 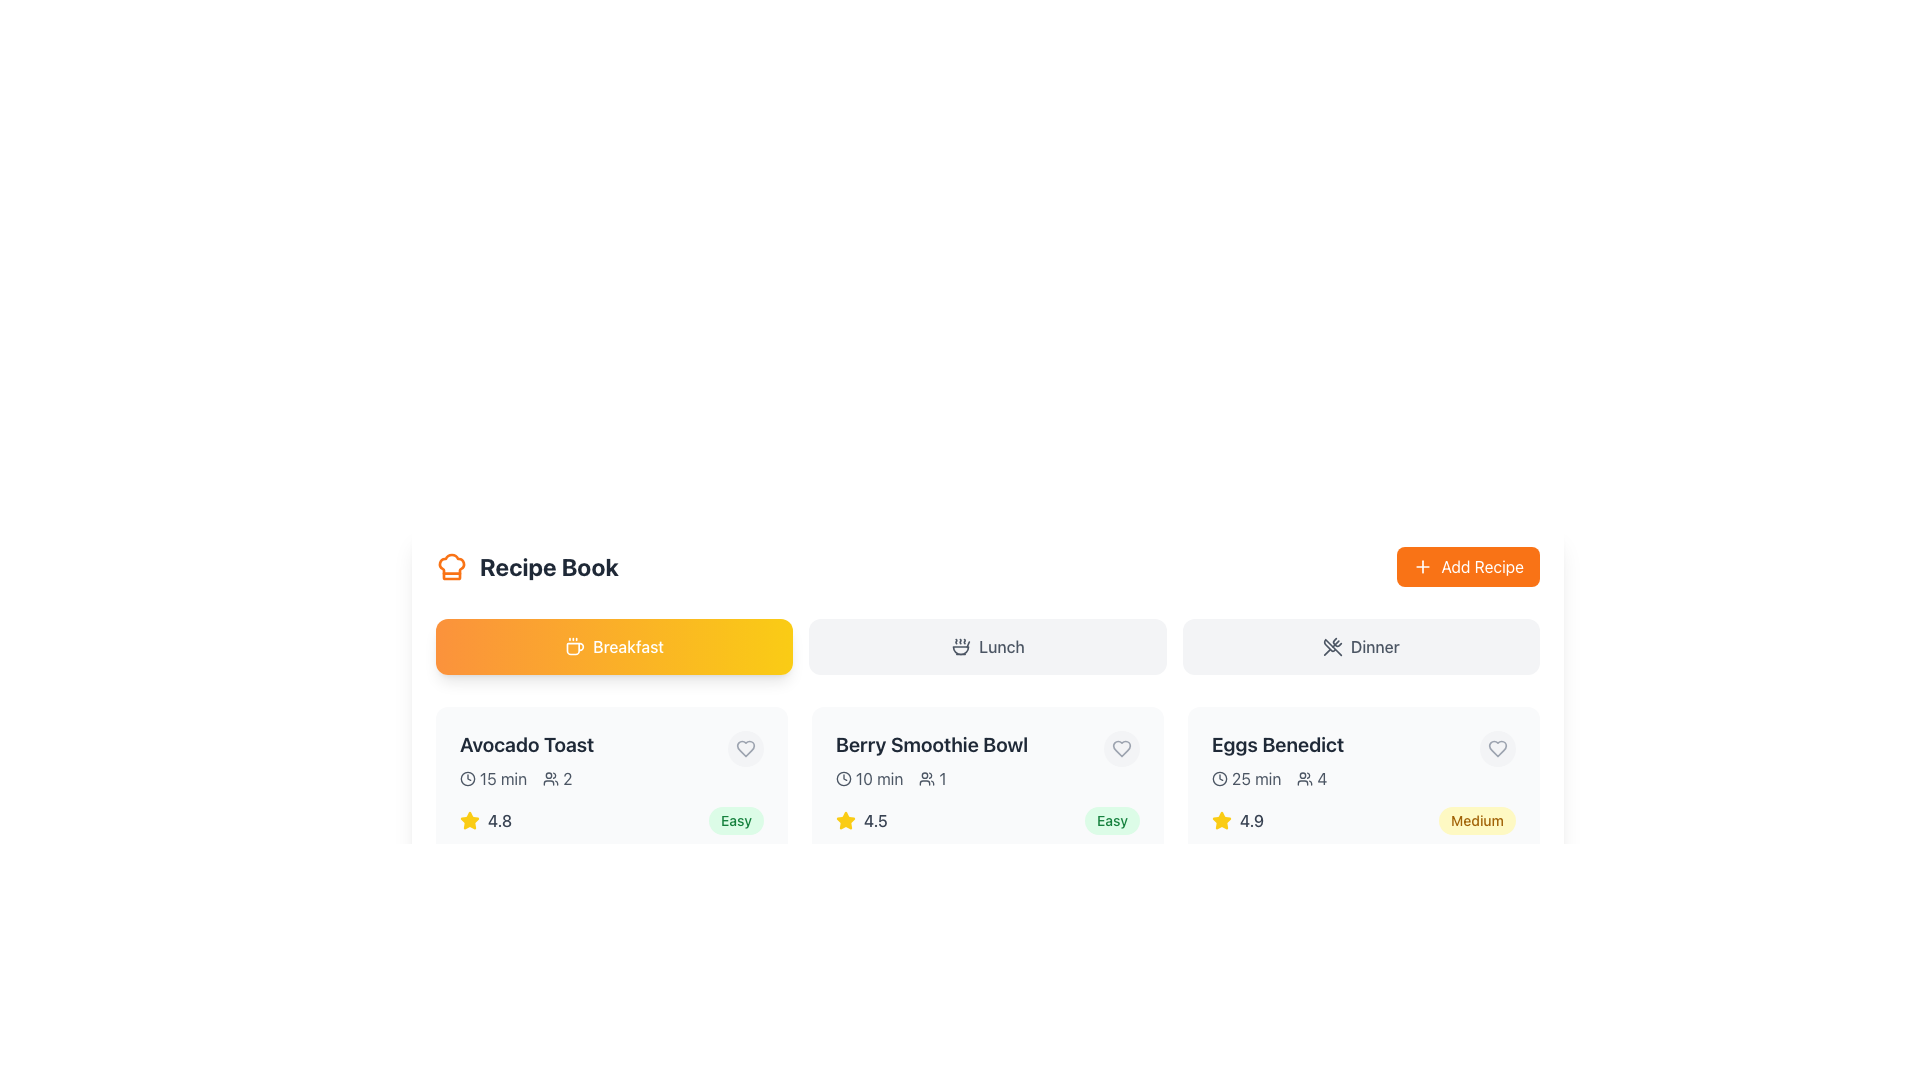 I want to click on the information displayed in the horizontal group containing the clock icon with '25 min' and the user icon with '4', located in the card for the 'Eggs Benedict' recipe, so click(x=1277, y=778).